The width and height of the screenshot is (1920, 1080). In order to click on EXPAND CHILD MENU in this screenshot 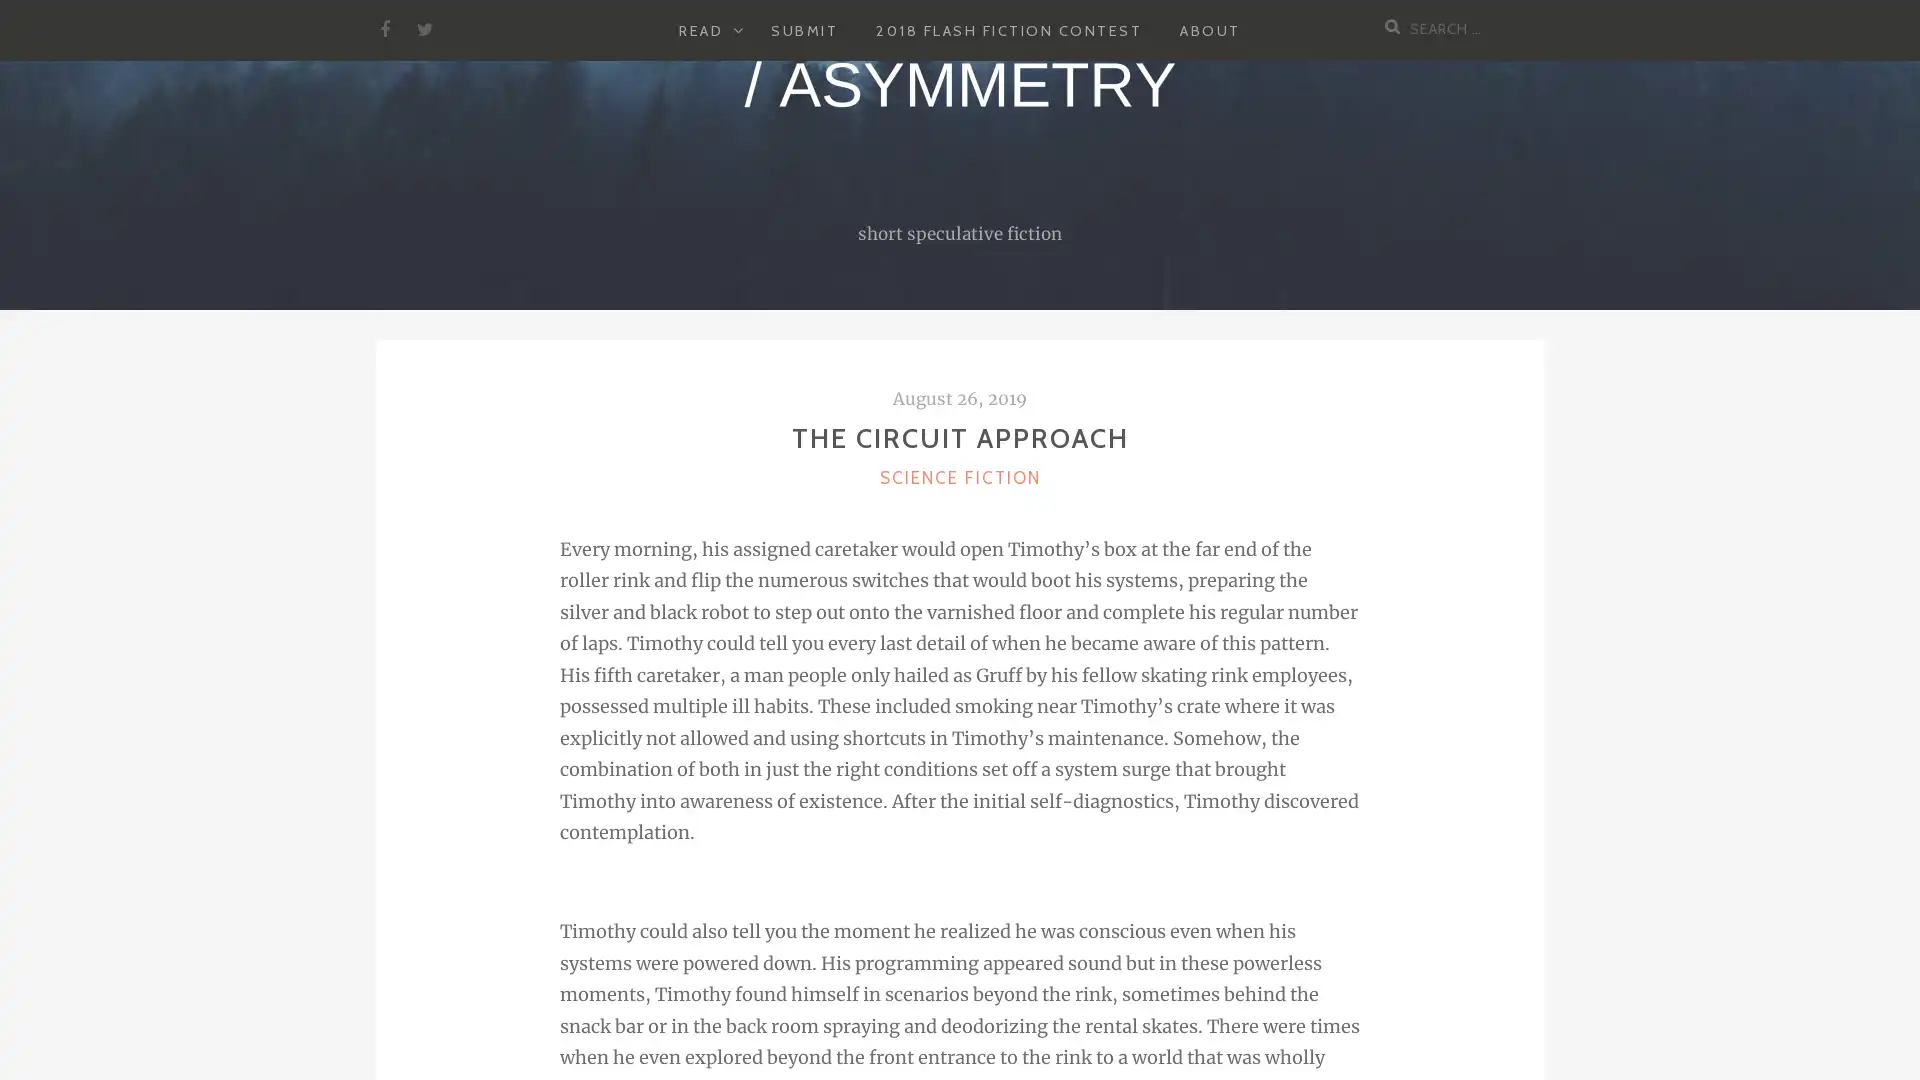, I will do `click(736, 29)`.